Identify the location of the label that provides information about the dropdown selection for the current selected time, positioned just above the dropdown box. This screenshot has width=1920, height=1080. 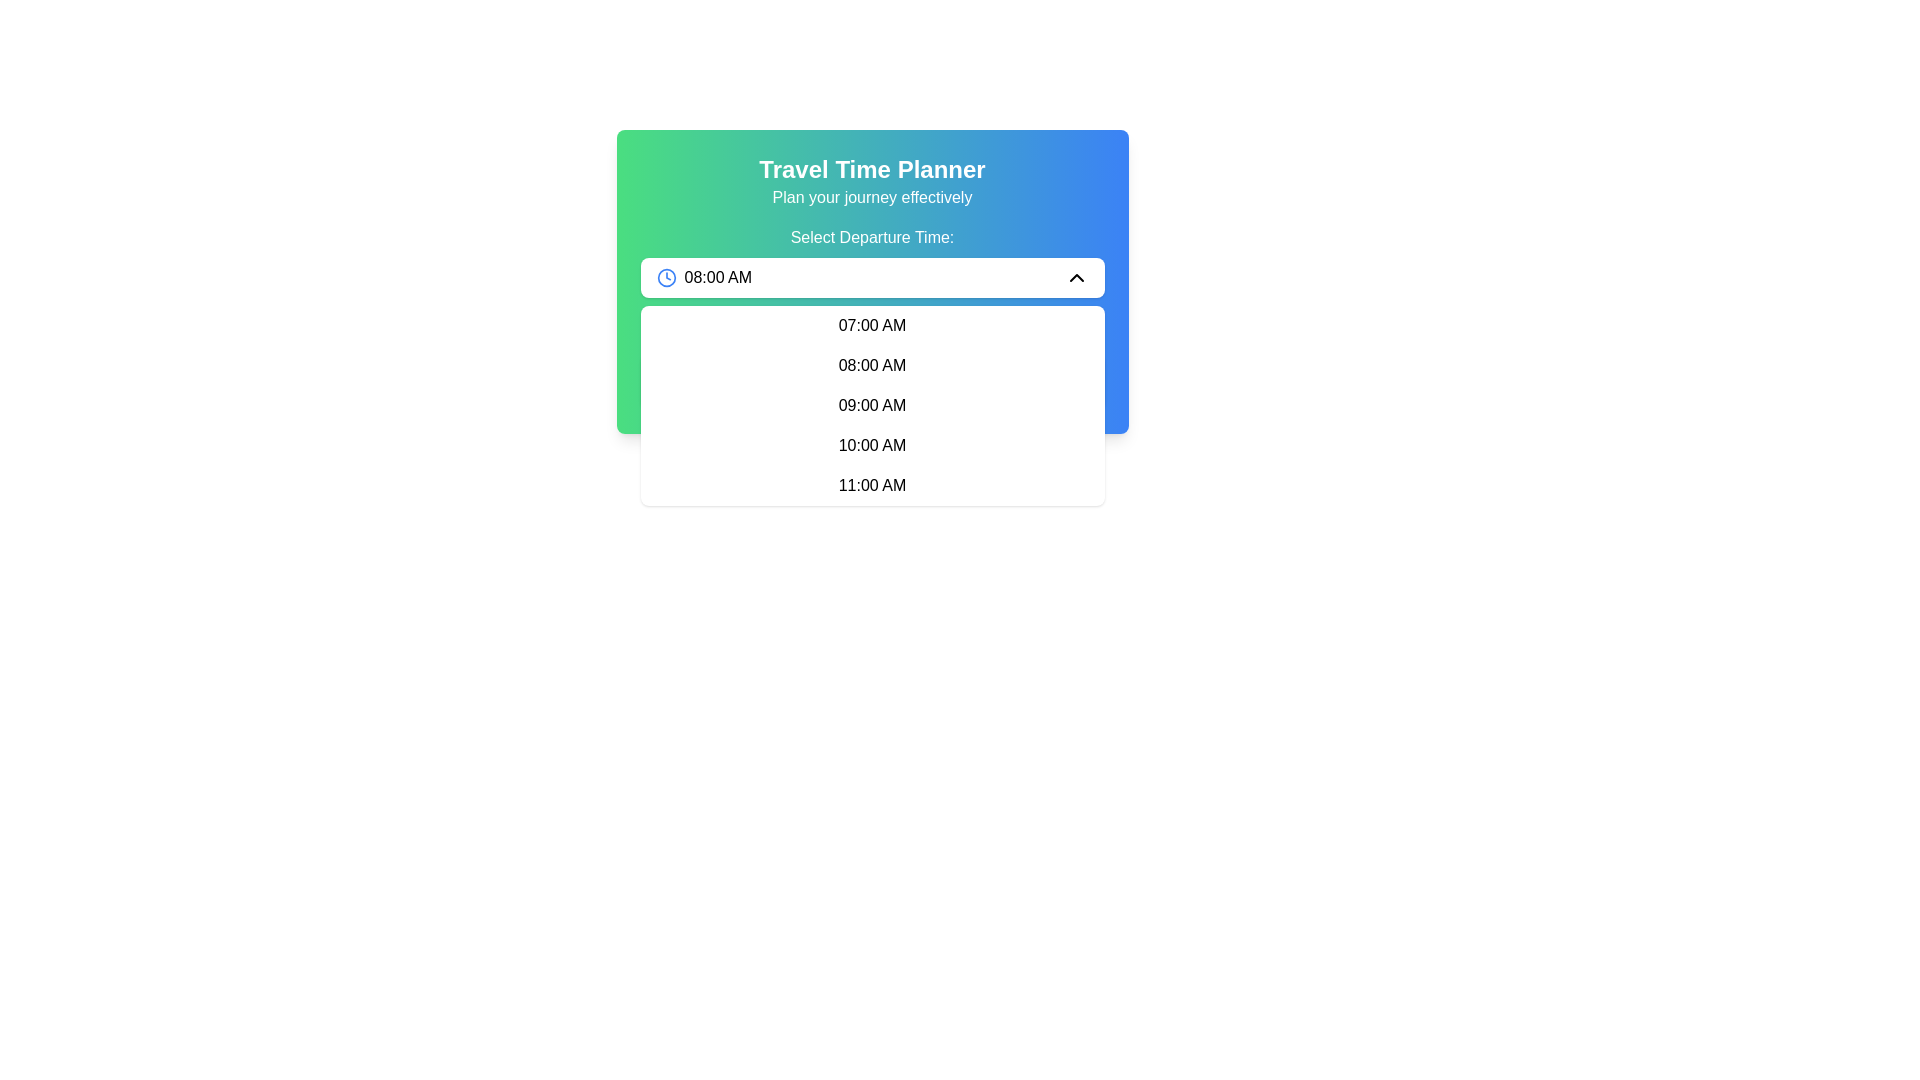
(872, 237).